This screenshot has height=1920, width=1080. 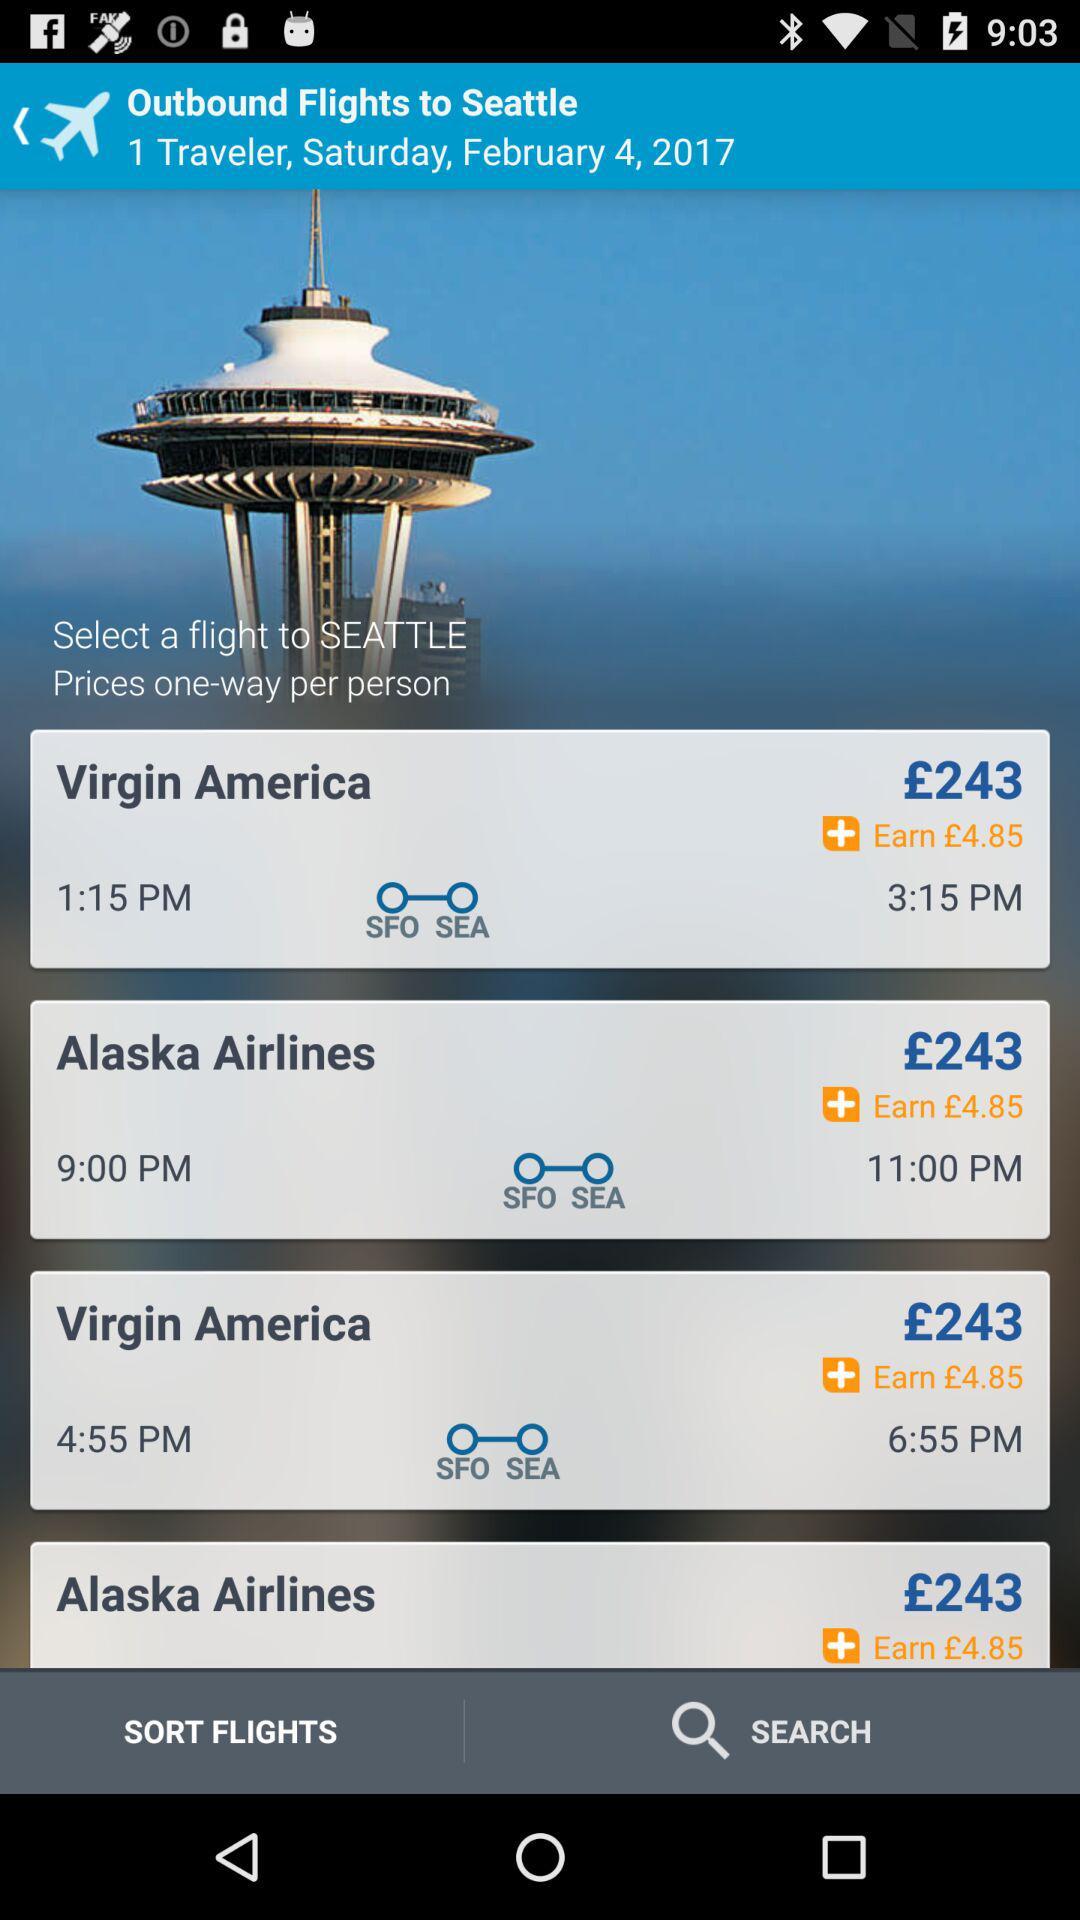 I want to click on icon above the prices one way icon, so click(x=258, y=632).